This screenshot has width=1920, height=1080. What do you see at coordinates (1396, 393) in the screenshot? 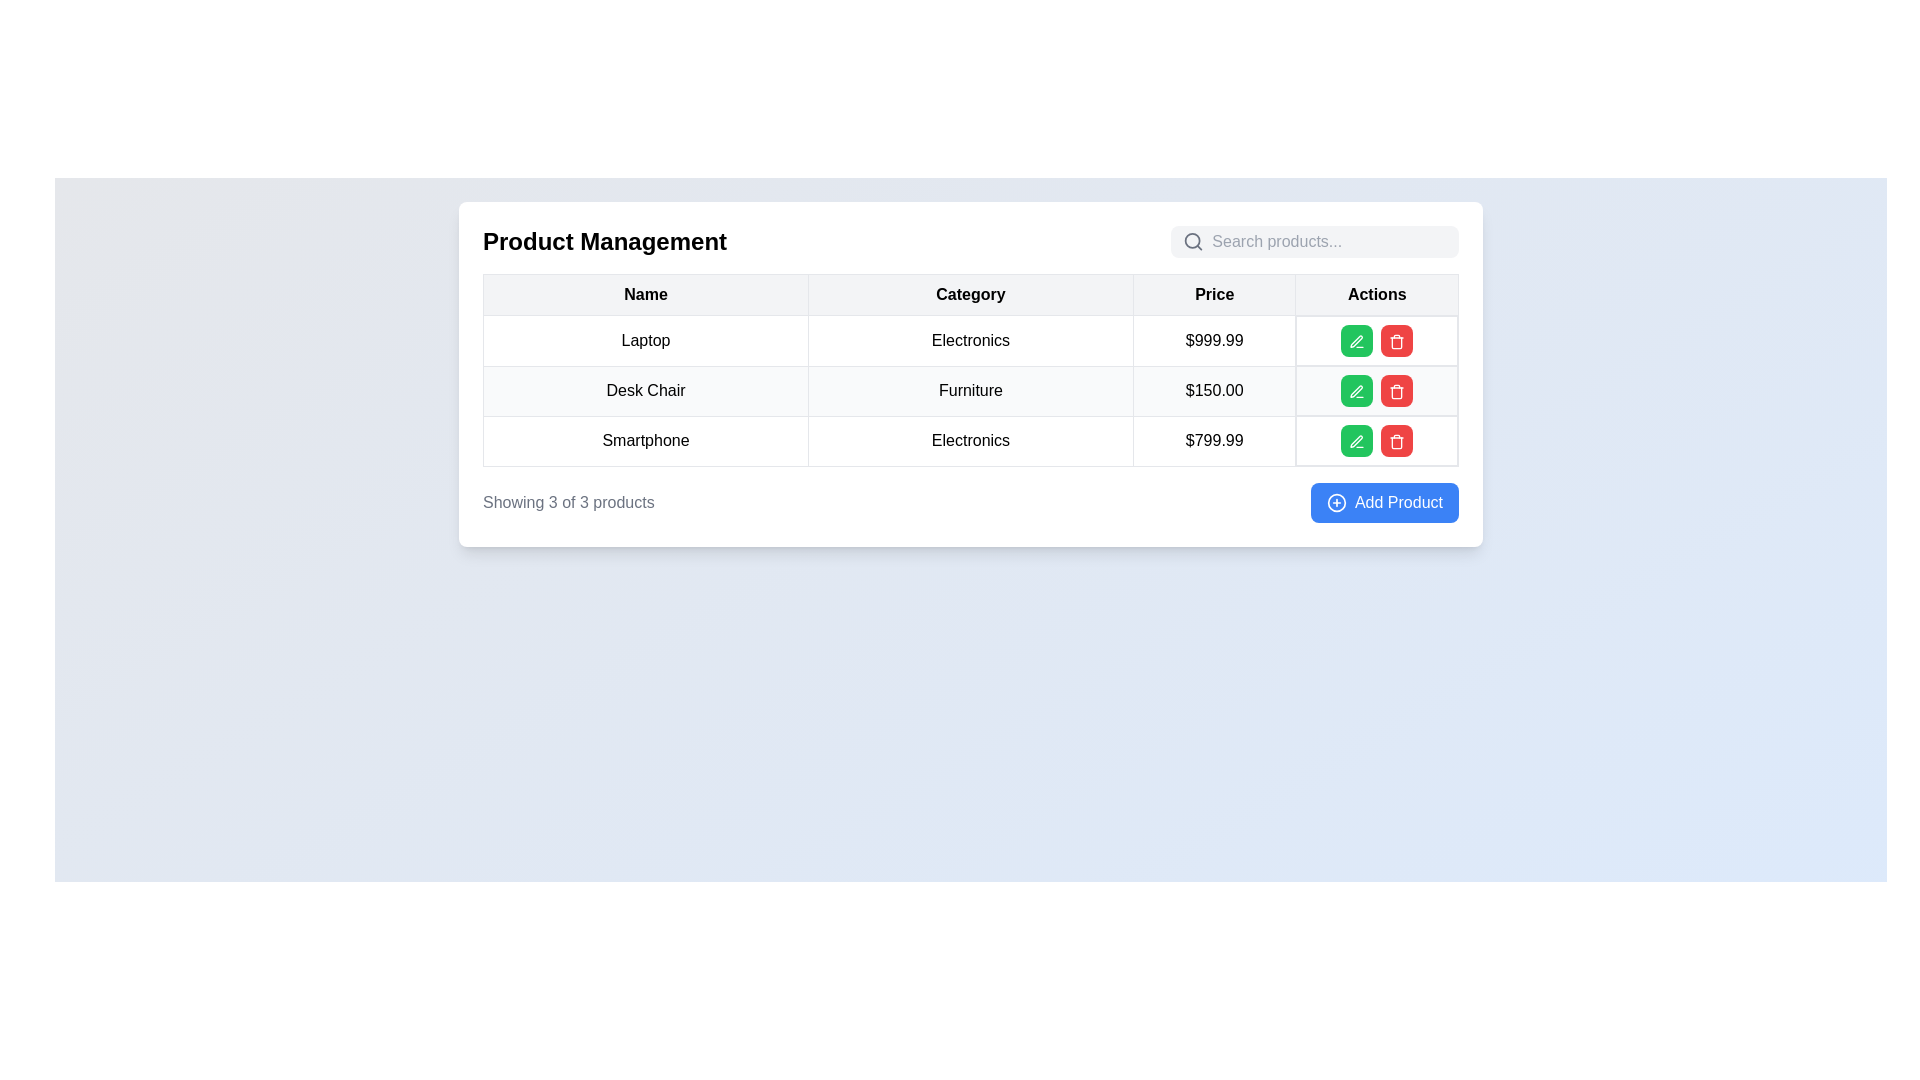
I see `the red delete button represented by a trash can icon located under the 'Actions' column of the third row of the table` at bounding box center [1396, 393].